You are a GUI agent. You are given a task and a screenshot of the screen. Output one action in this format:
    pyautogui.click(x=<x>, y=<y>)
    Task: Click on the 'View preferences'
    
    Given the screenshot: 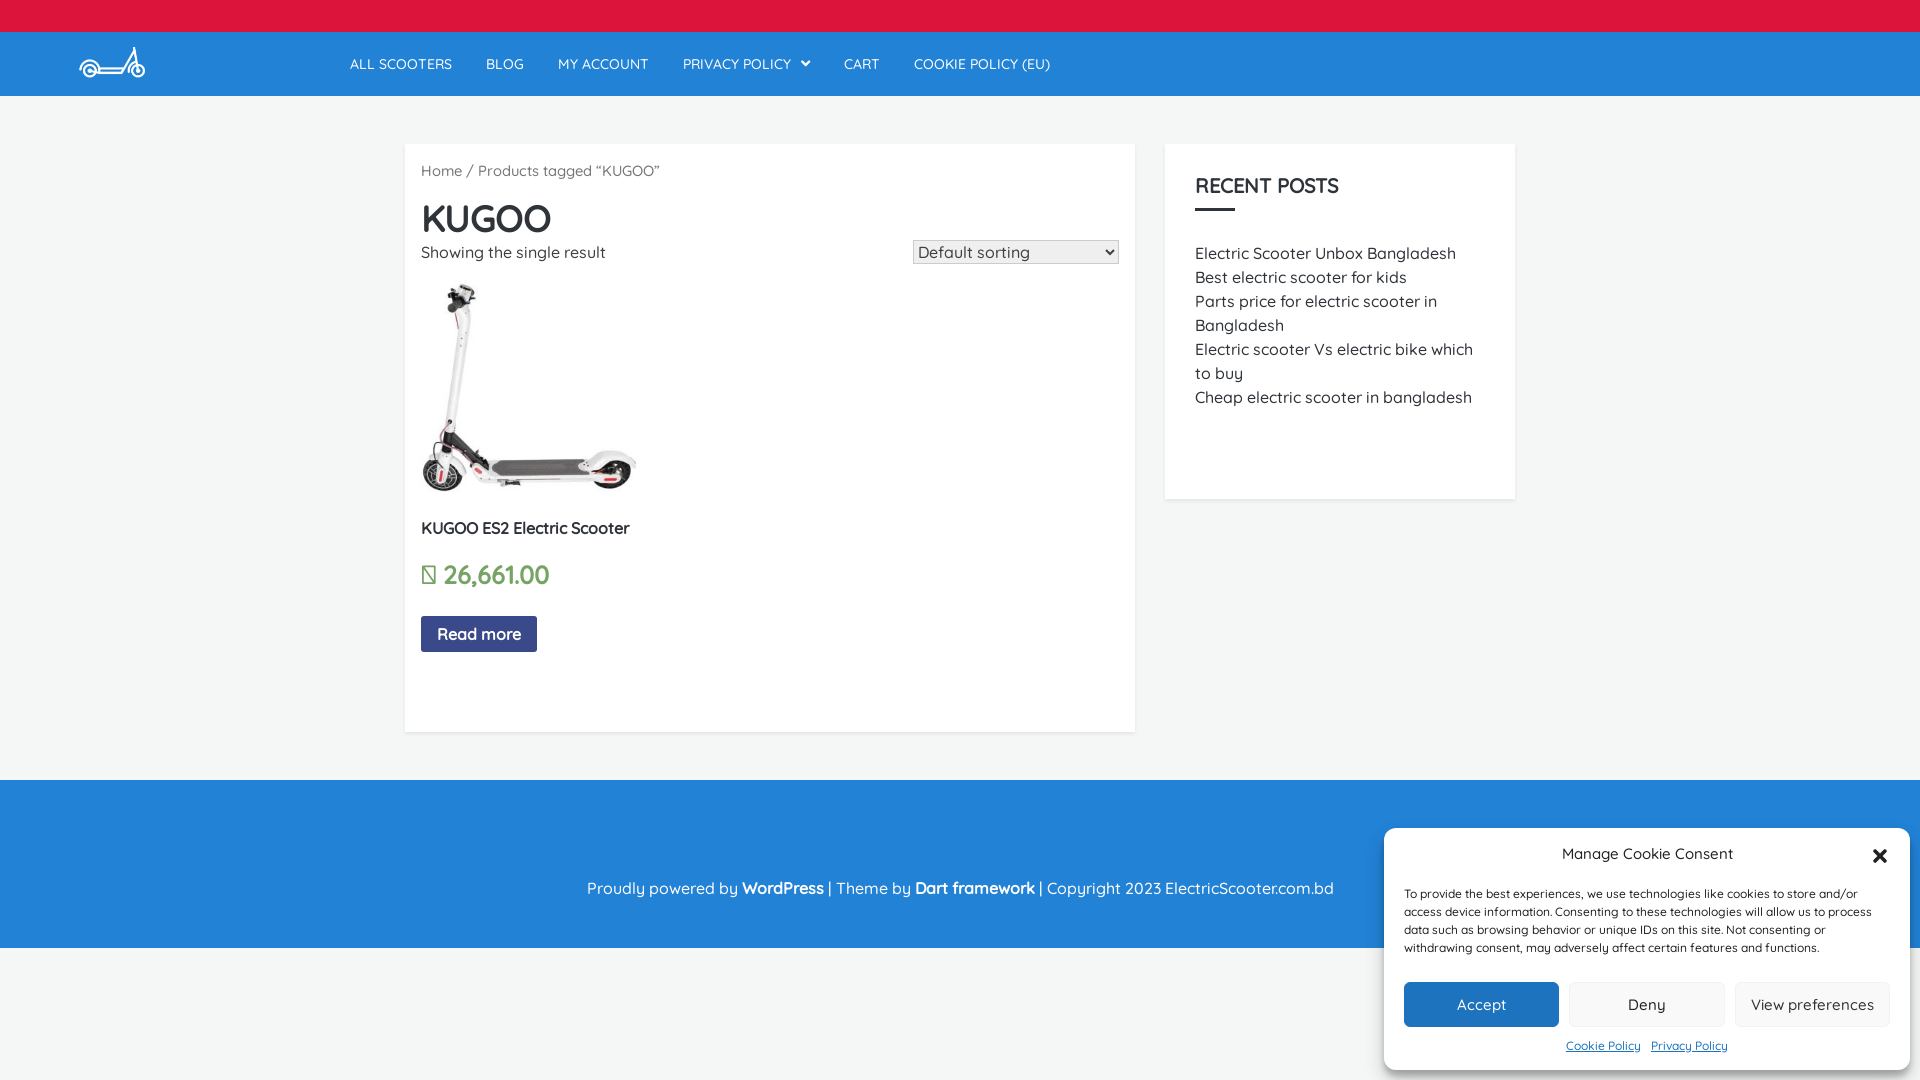 What is the action you would take?
    pyautogui.click(x=1733, y=1004)
    